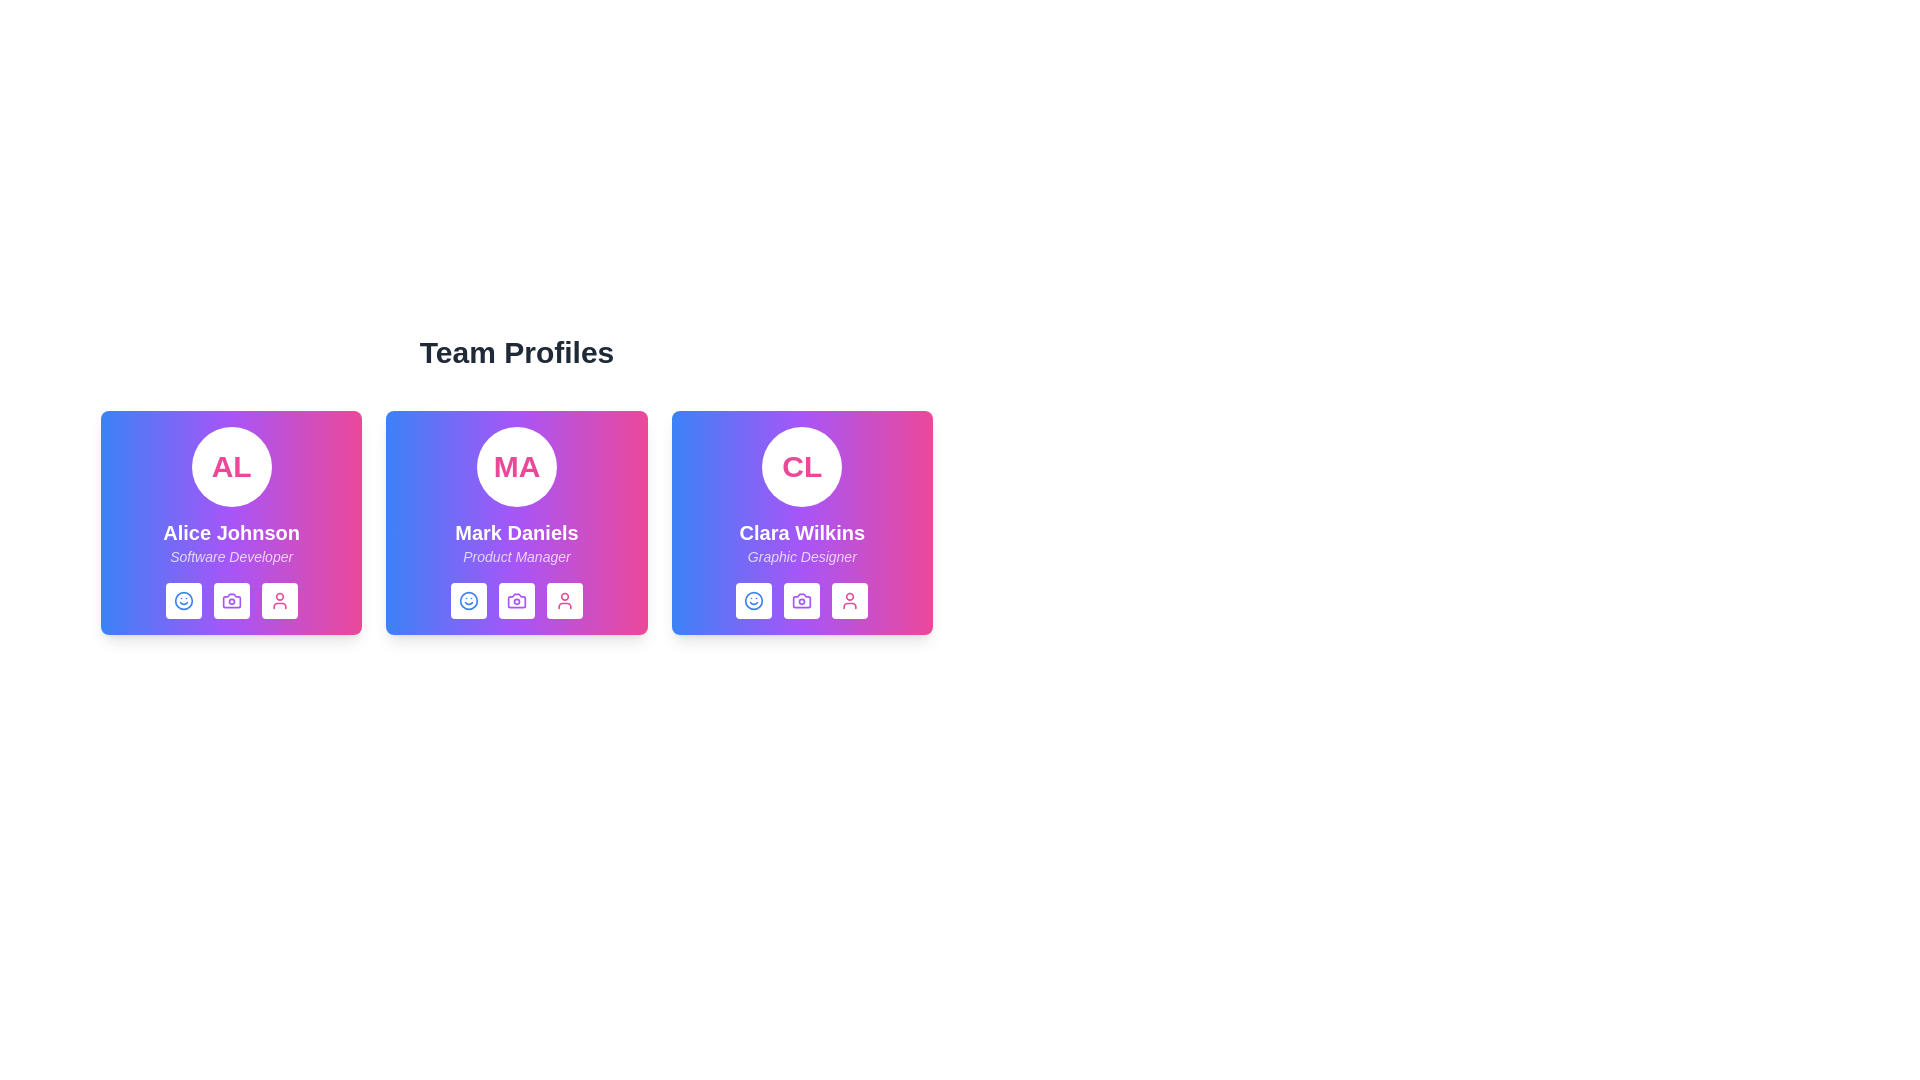  What do you see at coordinates (753, 600) in the screenshot?
I see `the button with a white background and blue smiling face icon located at the bottom-left corner of the card for 'Clara Wilkins'` at bounding box center [753, 600].